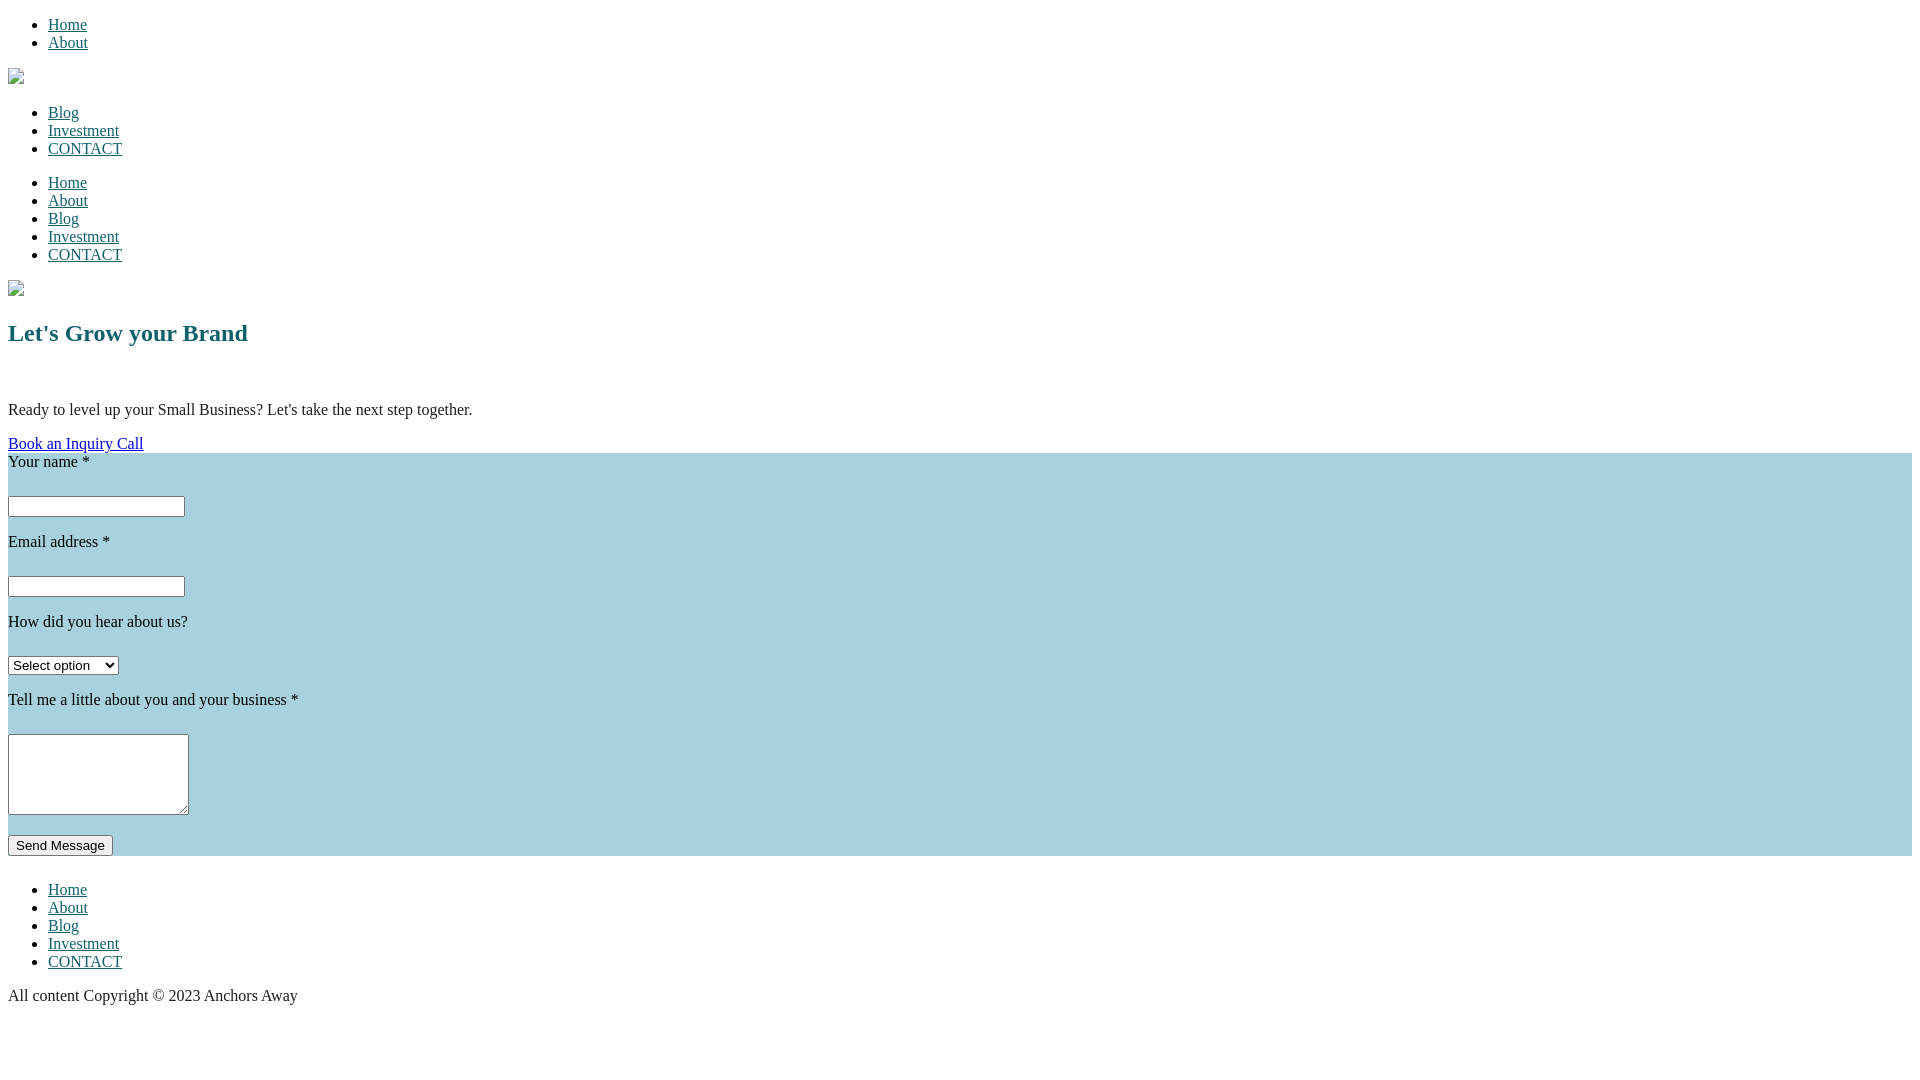 This screenshot has height=1080, width=1920. What do you see at coordinates (67, 200) in the screenshot?
I see `'About'` at bounding box center [67, 200].